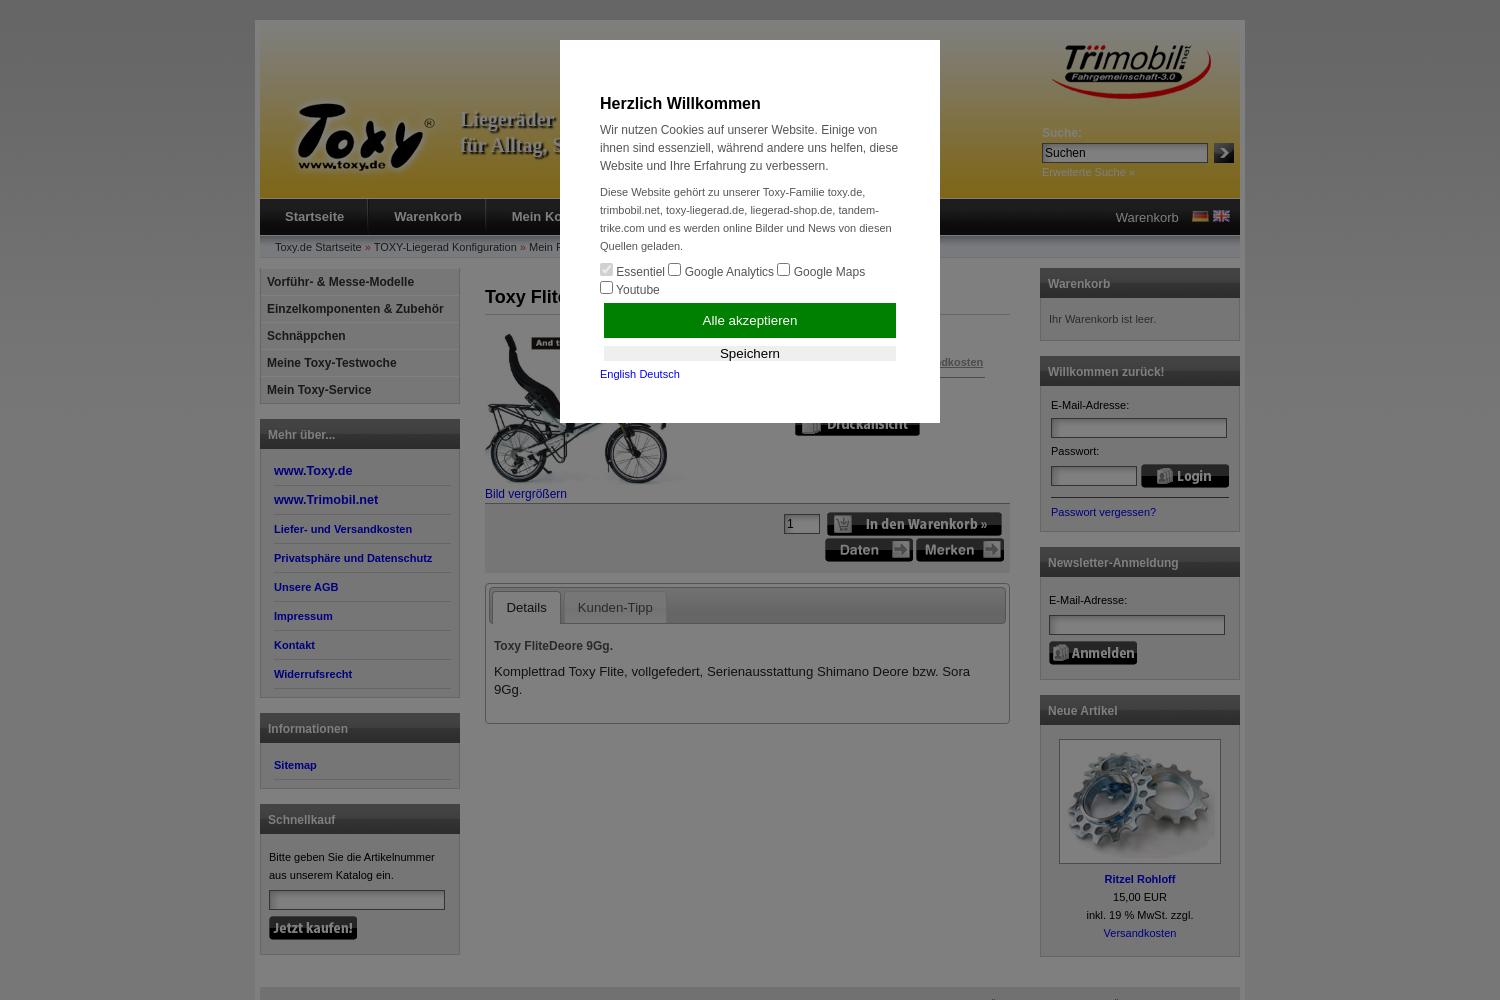 The image size is (1500, 1000). Describe the element at coordinates (1042, 172) in the screenshot. I see `'Erweiterte Suche »'` at that location.